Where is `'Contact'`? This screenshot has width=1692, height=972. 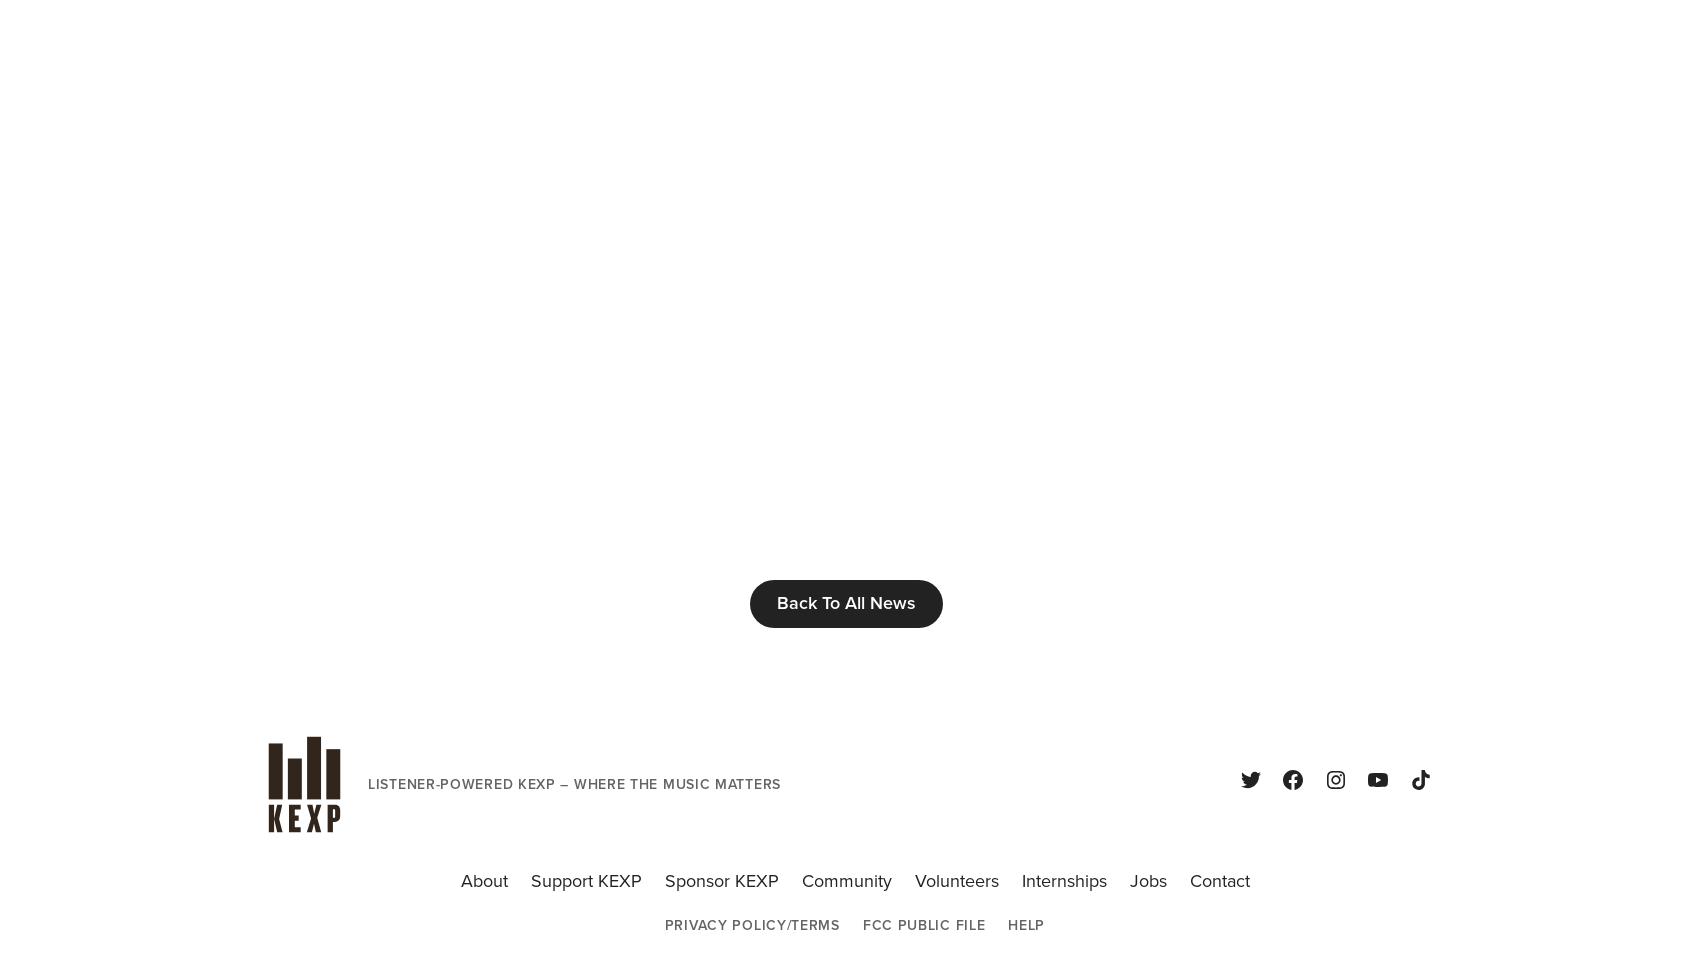
'Contact' is located at coordinates (1218, 881).